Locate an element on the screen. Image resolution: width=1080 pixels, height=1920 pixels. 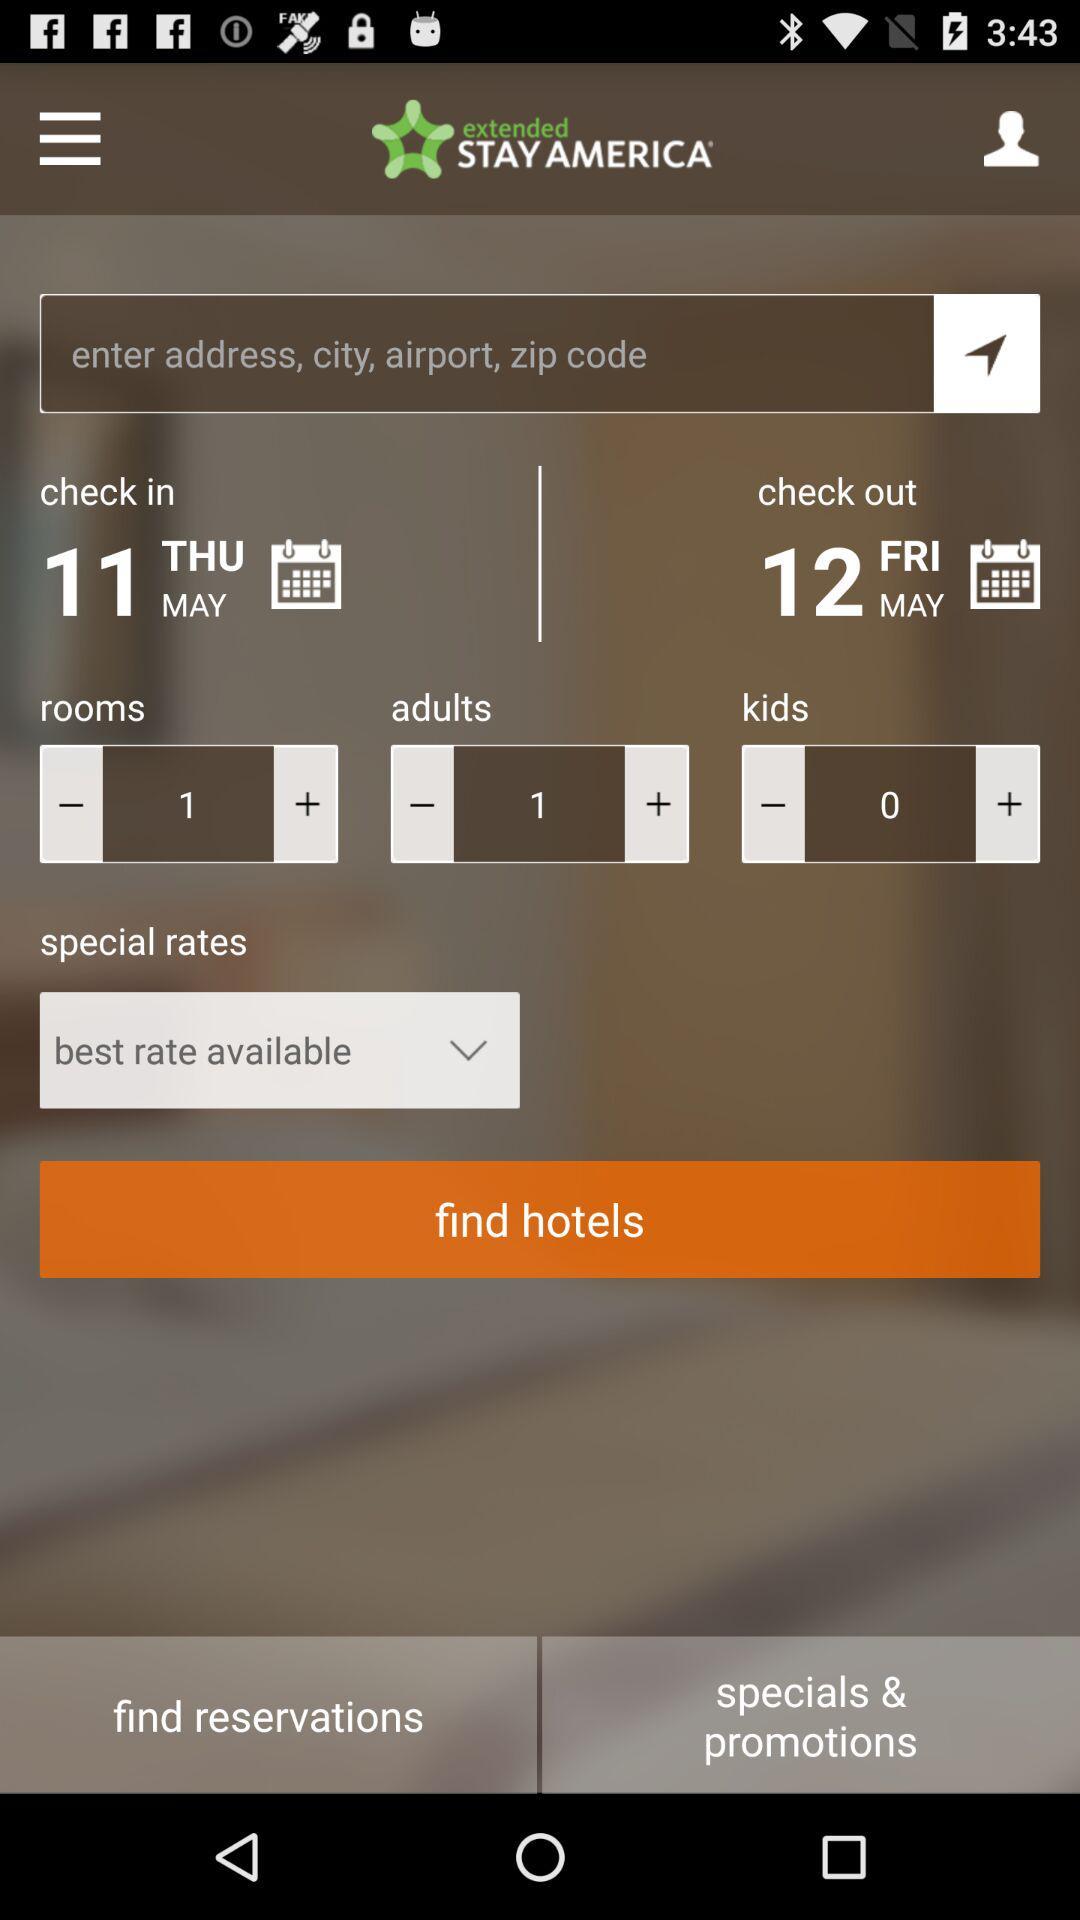
date selection option is located at coordinates (1005, 573).